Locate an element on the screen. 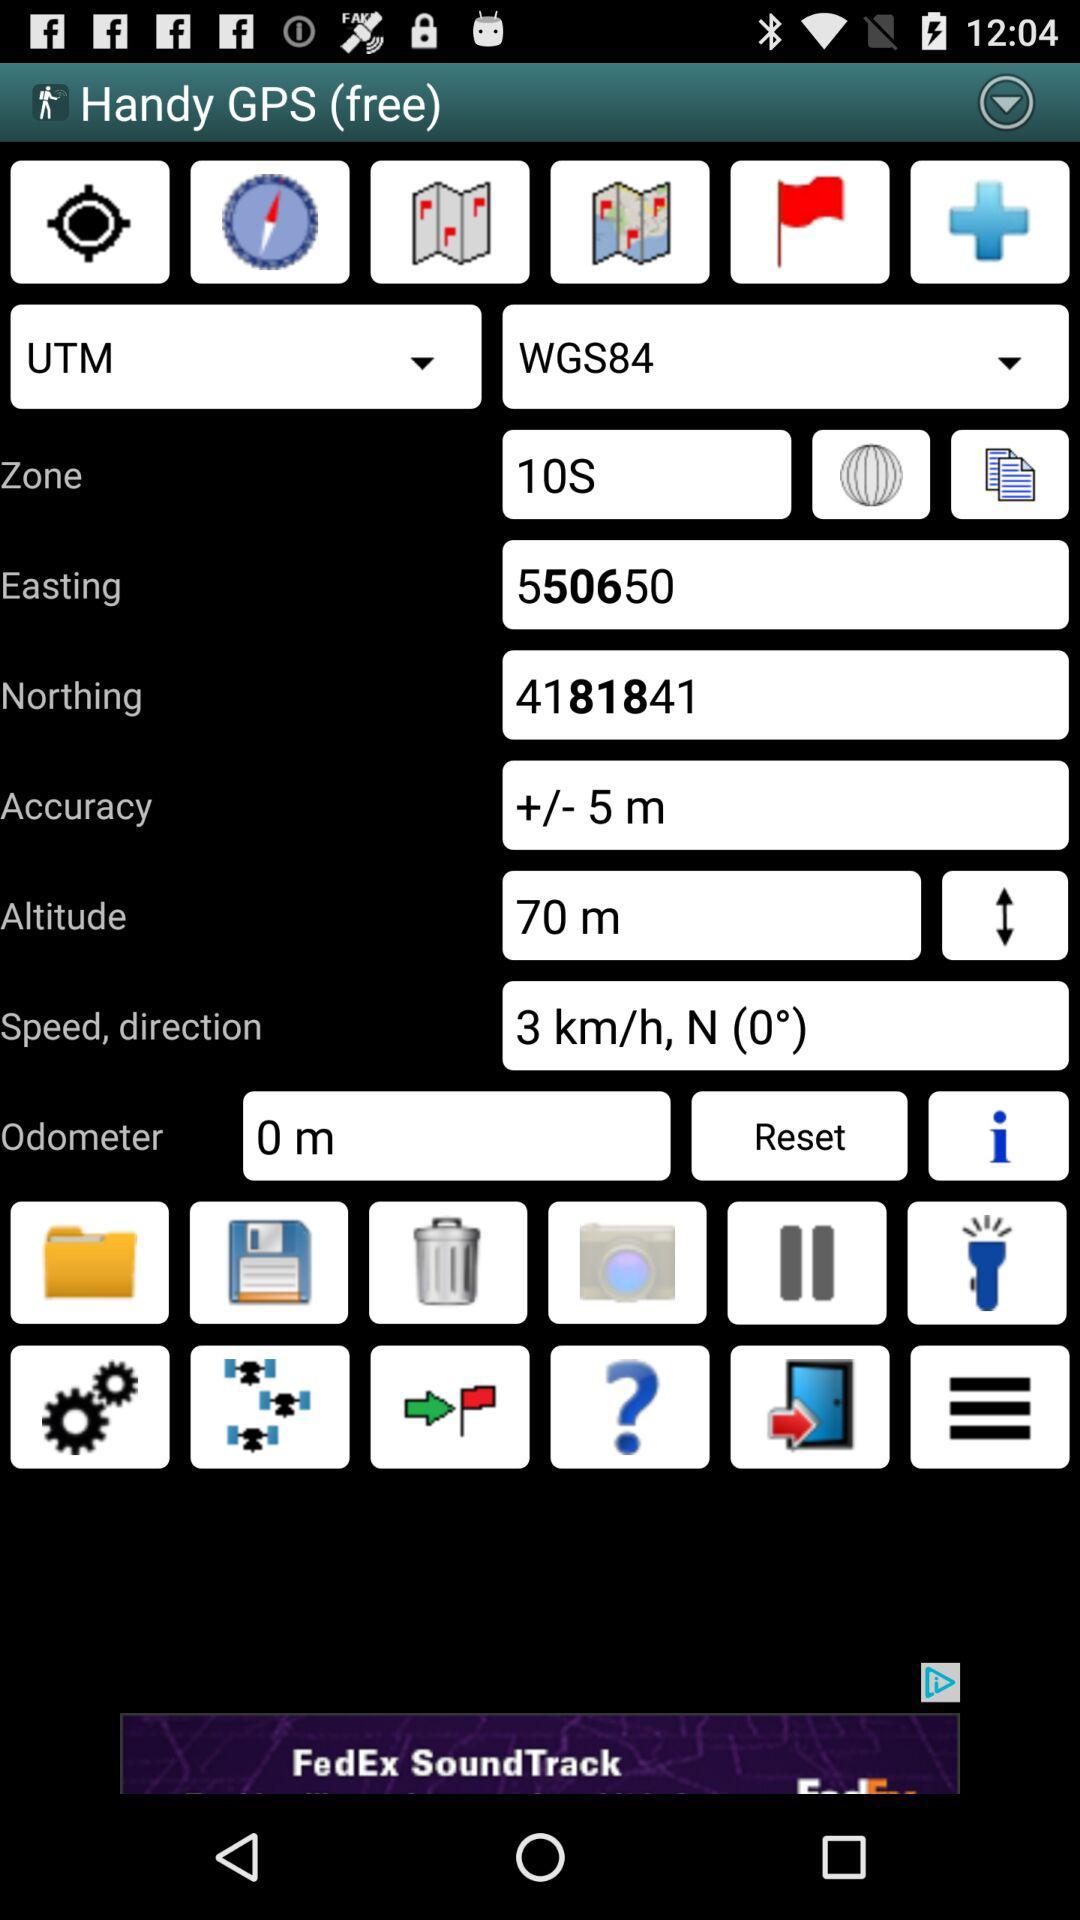 The width and height of the screenshot is (1080, 1920). timing the option is located at coordinates (270, 221).